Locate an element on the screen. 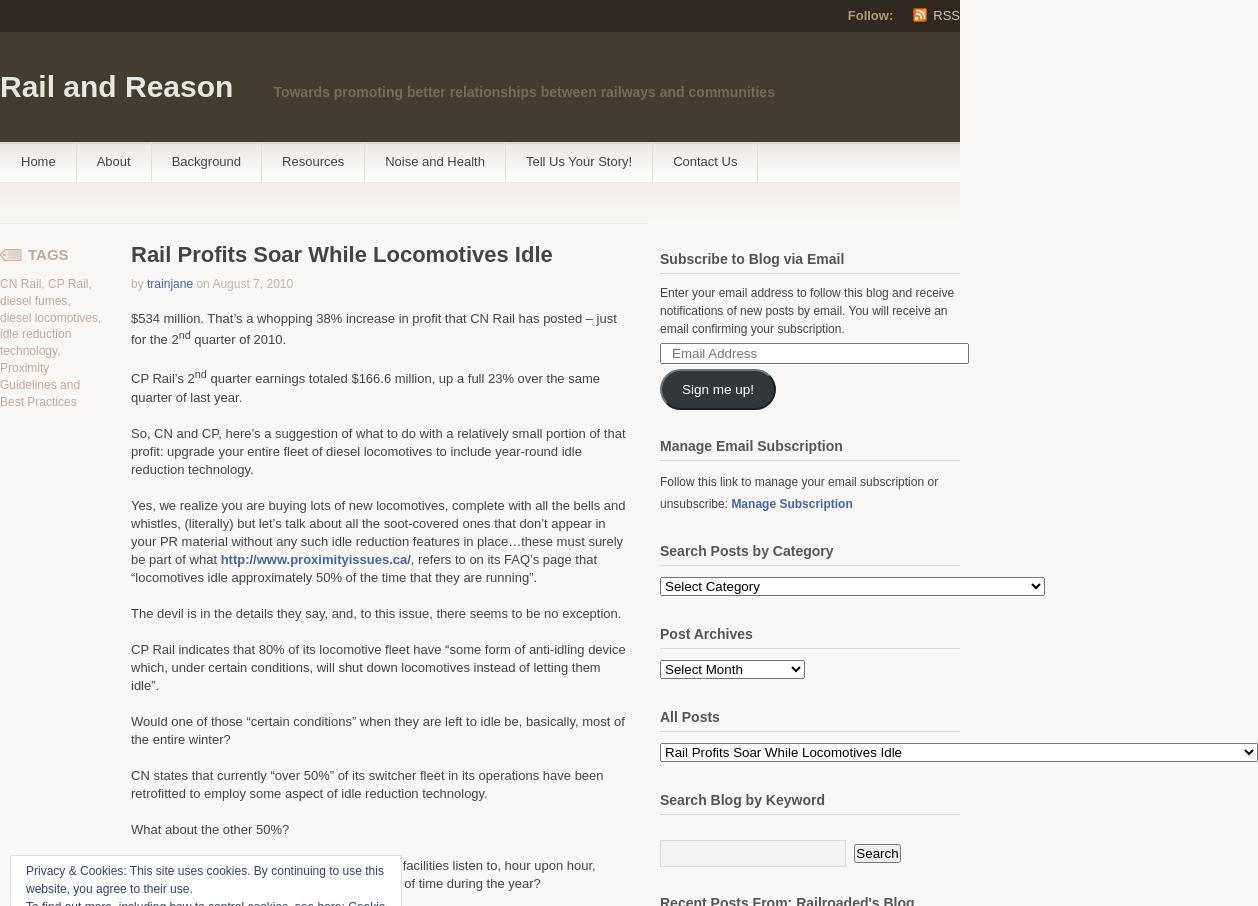  'Proximity Guidelines and Best Practices' is located at coordinates (40, 382).